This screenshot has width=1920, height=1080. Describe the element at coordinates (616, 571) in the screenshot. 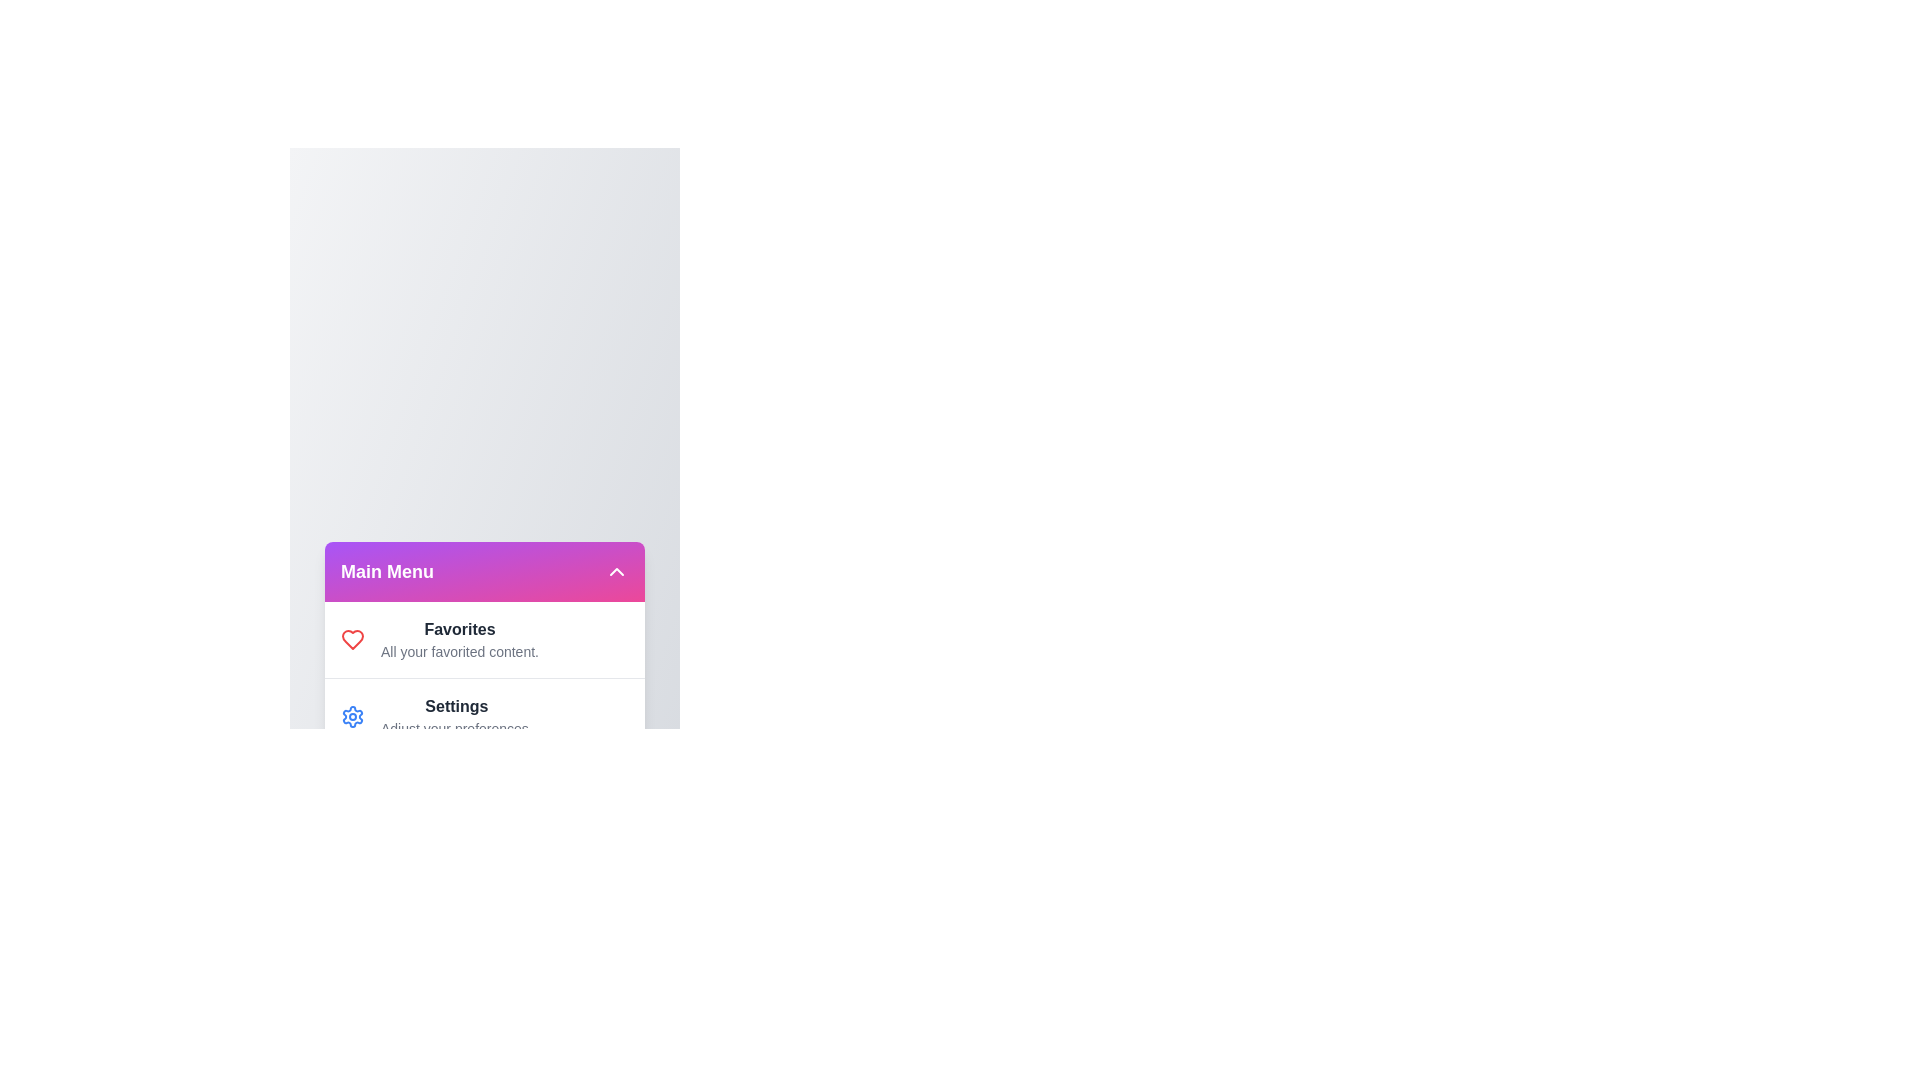

I see `the toggle button in the header to toggle the menu open or closed` at that location.